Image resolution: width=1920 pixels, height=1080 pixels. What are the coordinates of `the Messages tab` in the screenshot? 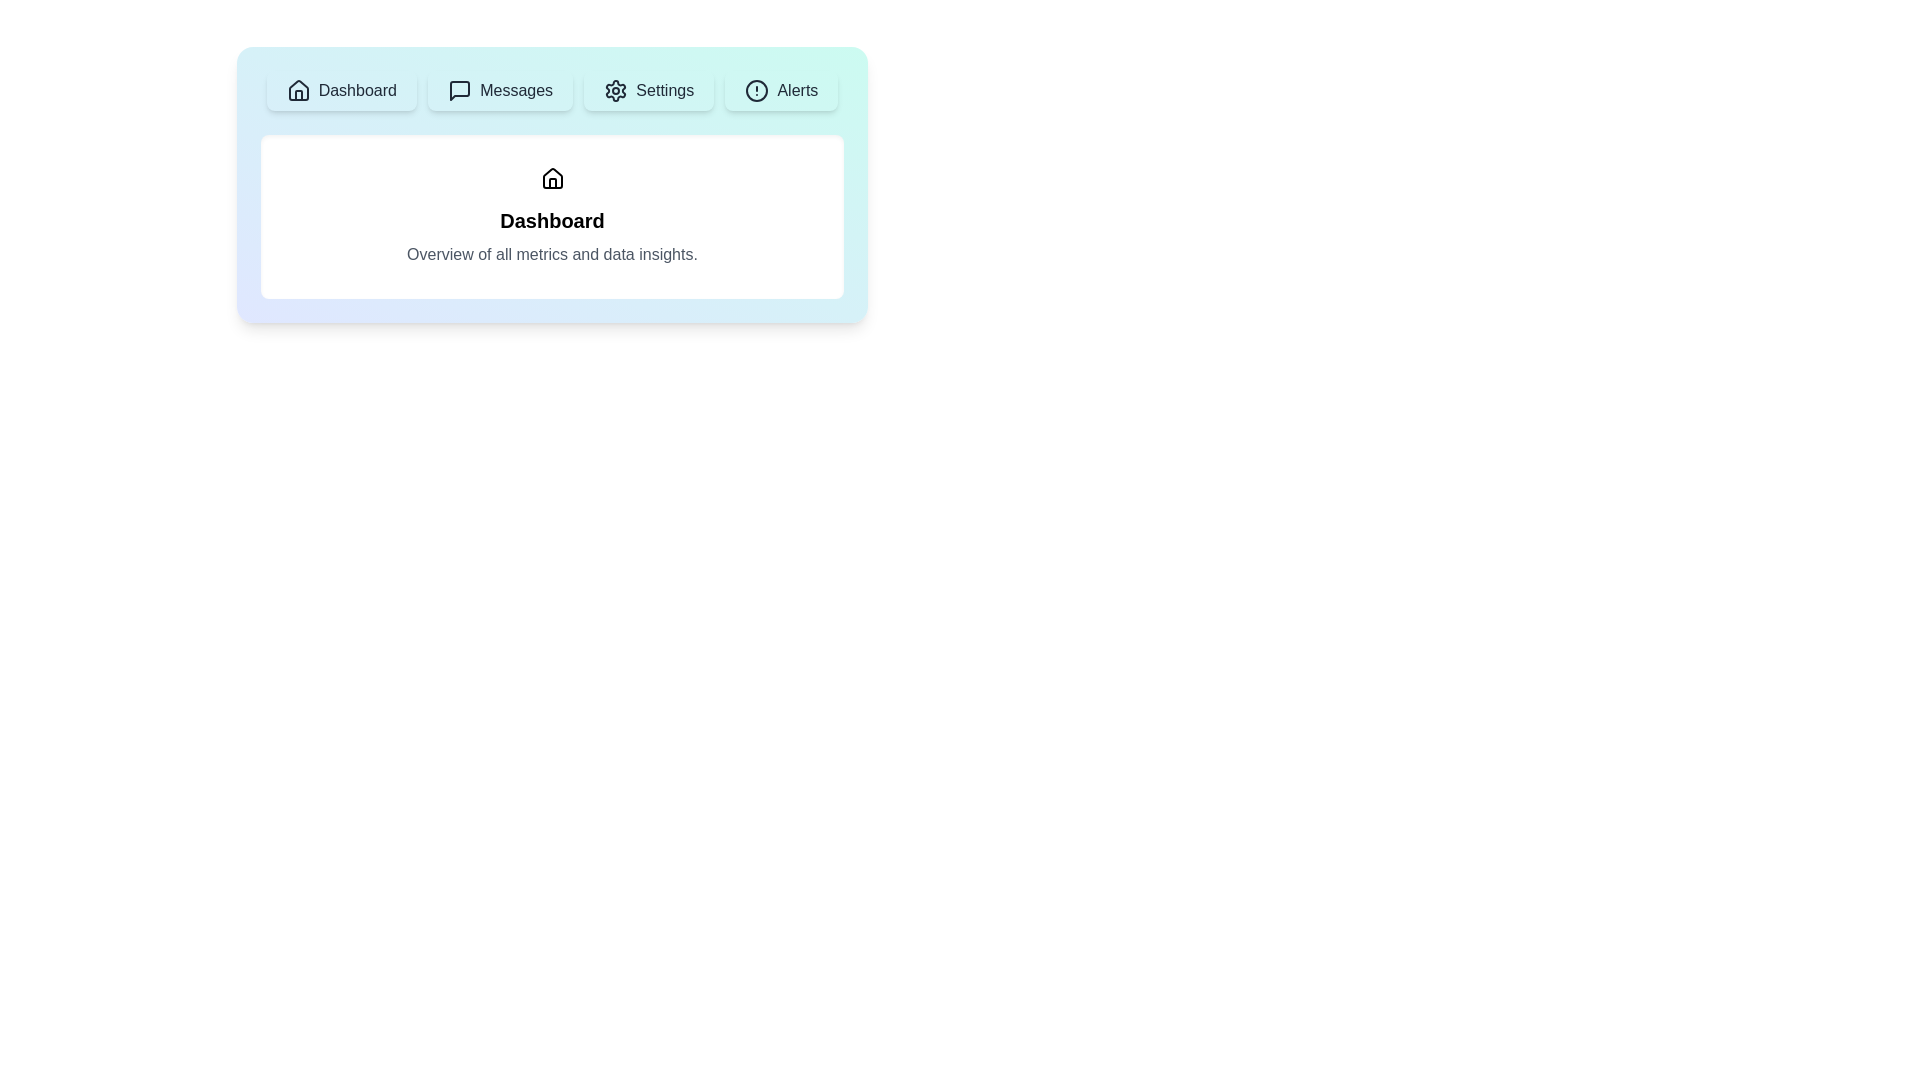 It's located at (500, 91).